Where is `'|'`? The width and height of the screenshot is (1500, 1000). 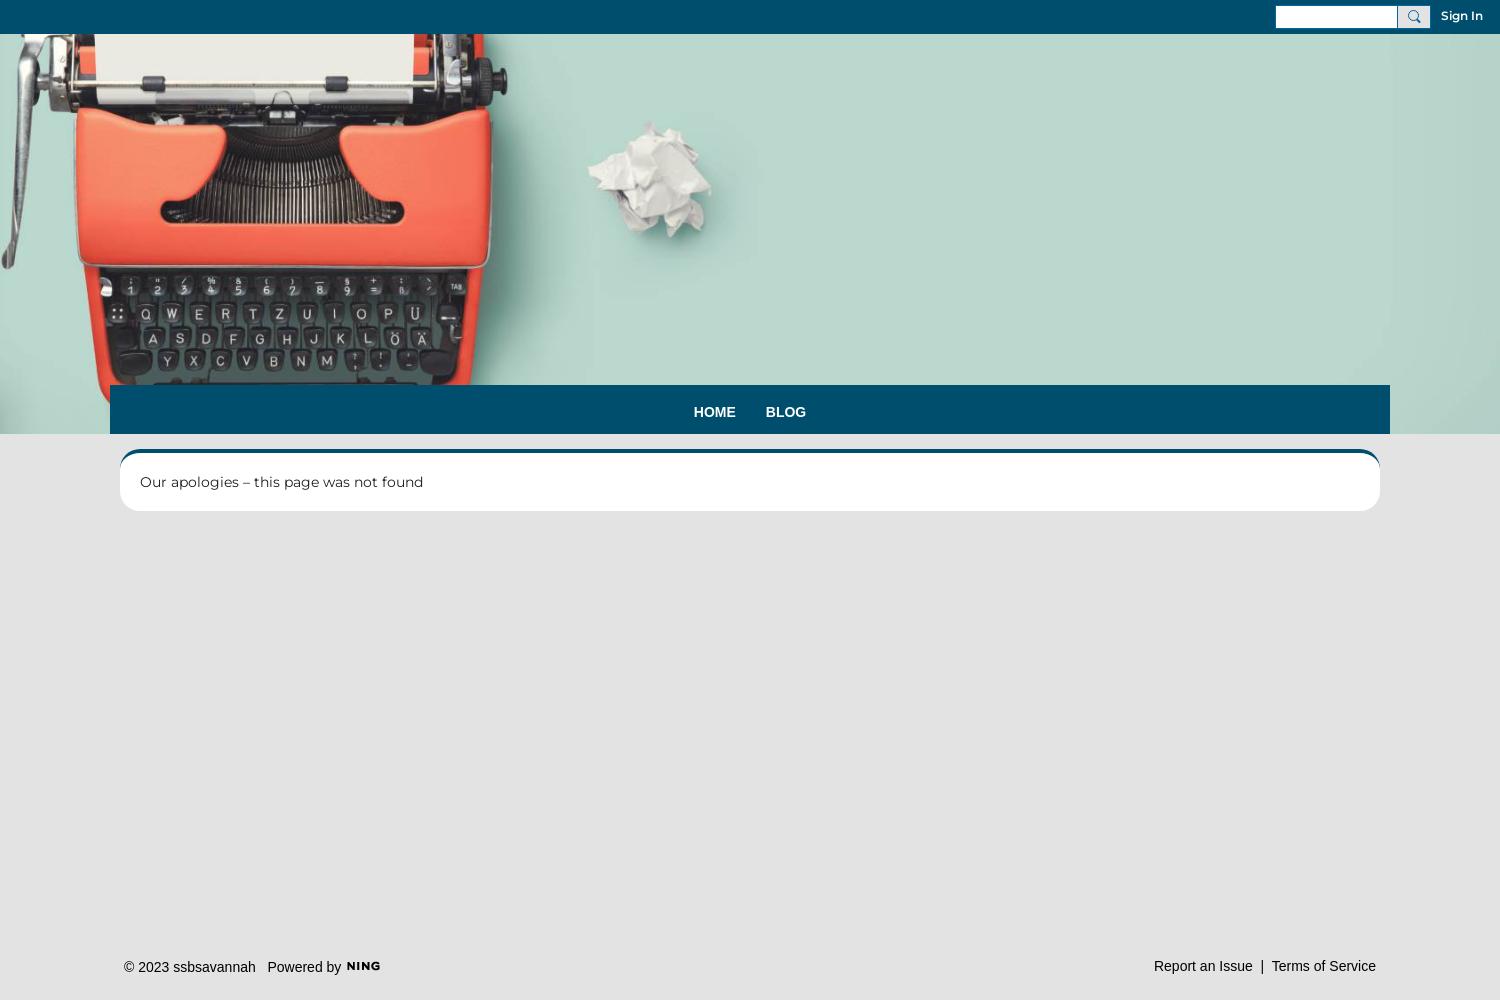
'|' is located at coordinates (1252, 964).